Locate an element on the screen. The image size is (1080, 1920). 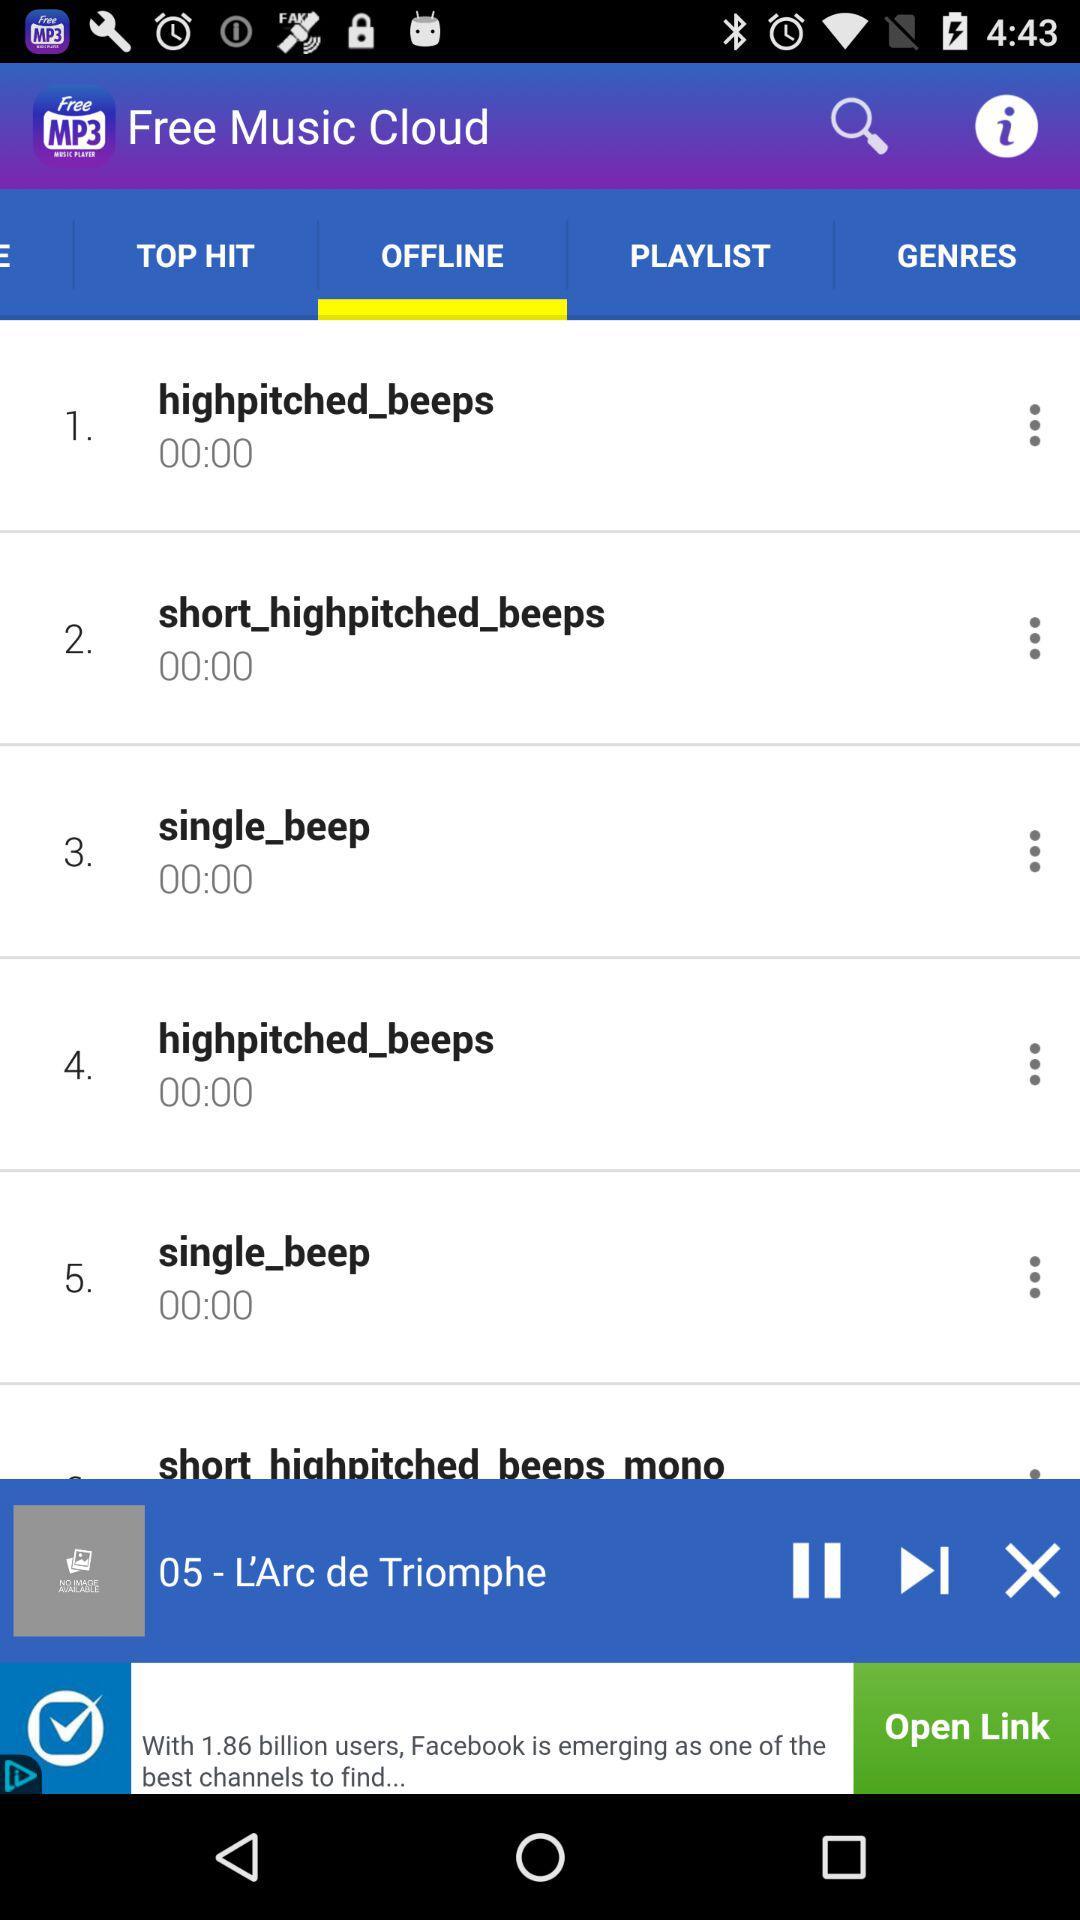
5. icon is located at coordinates (78, 1275).